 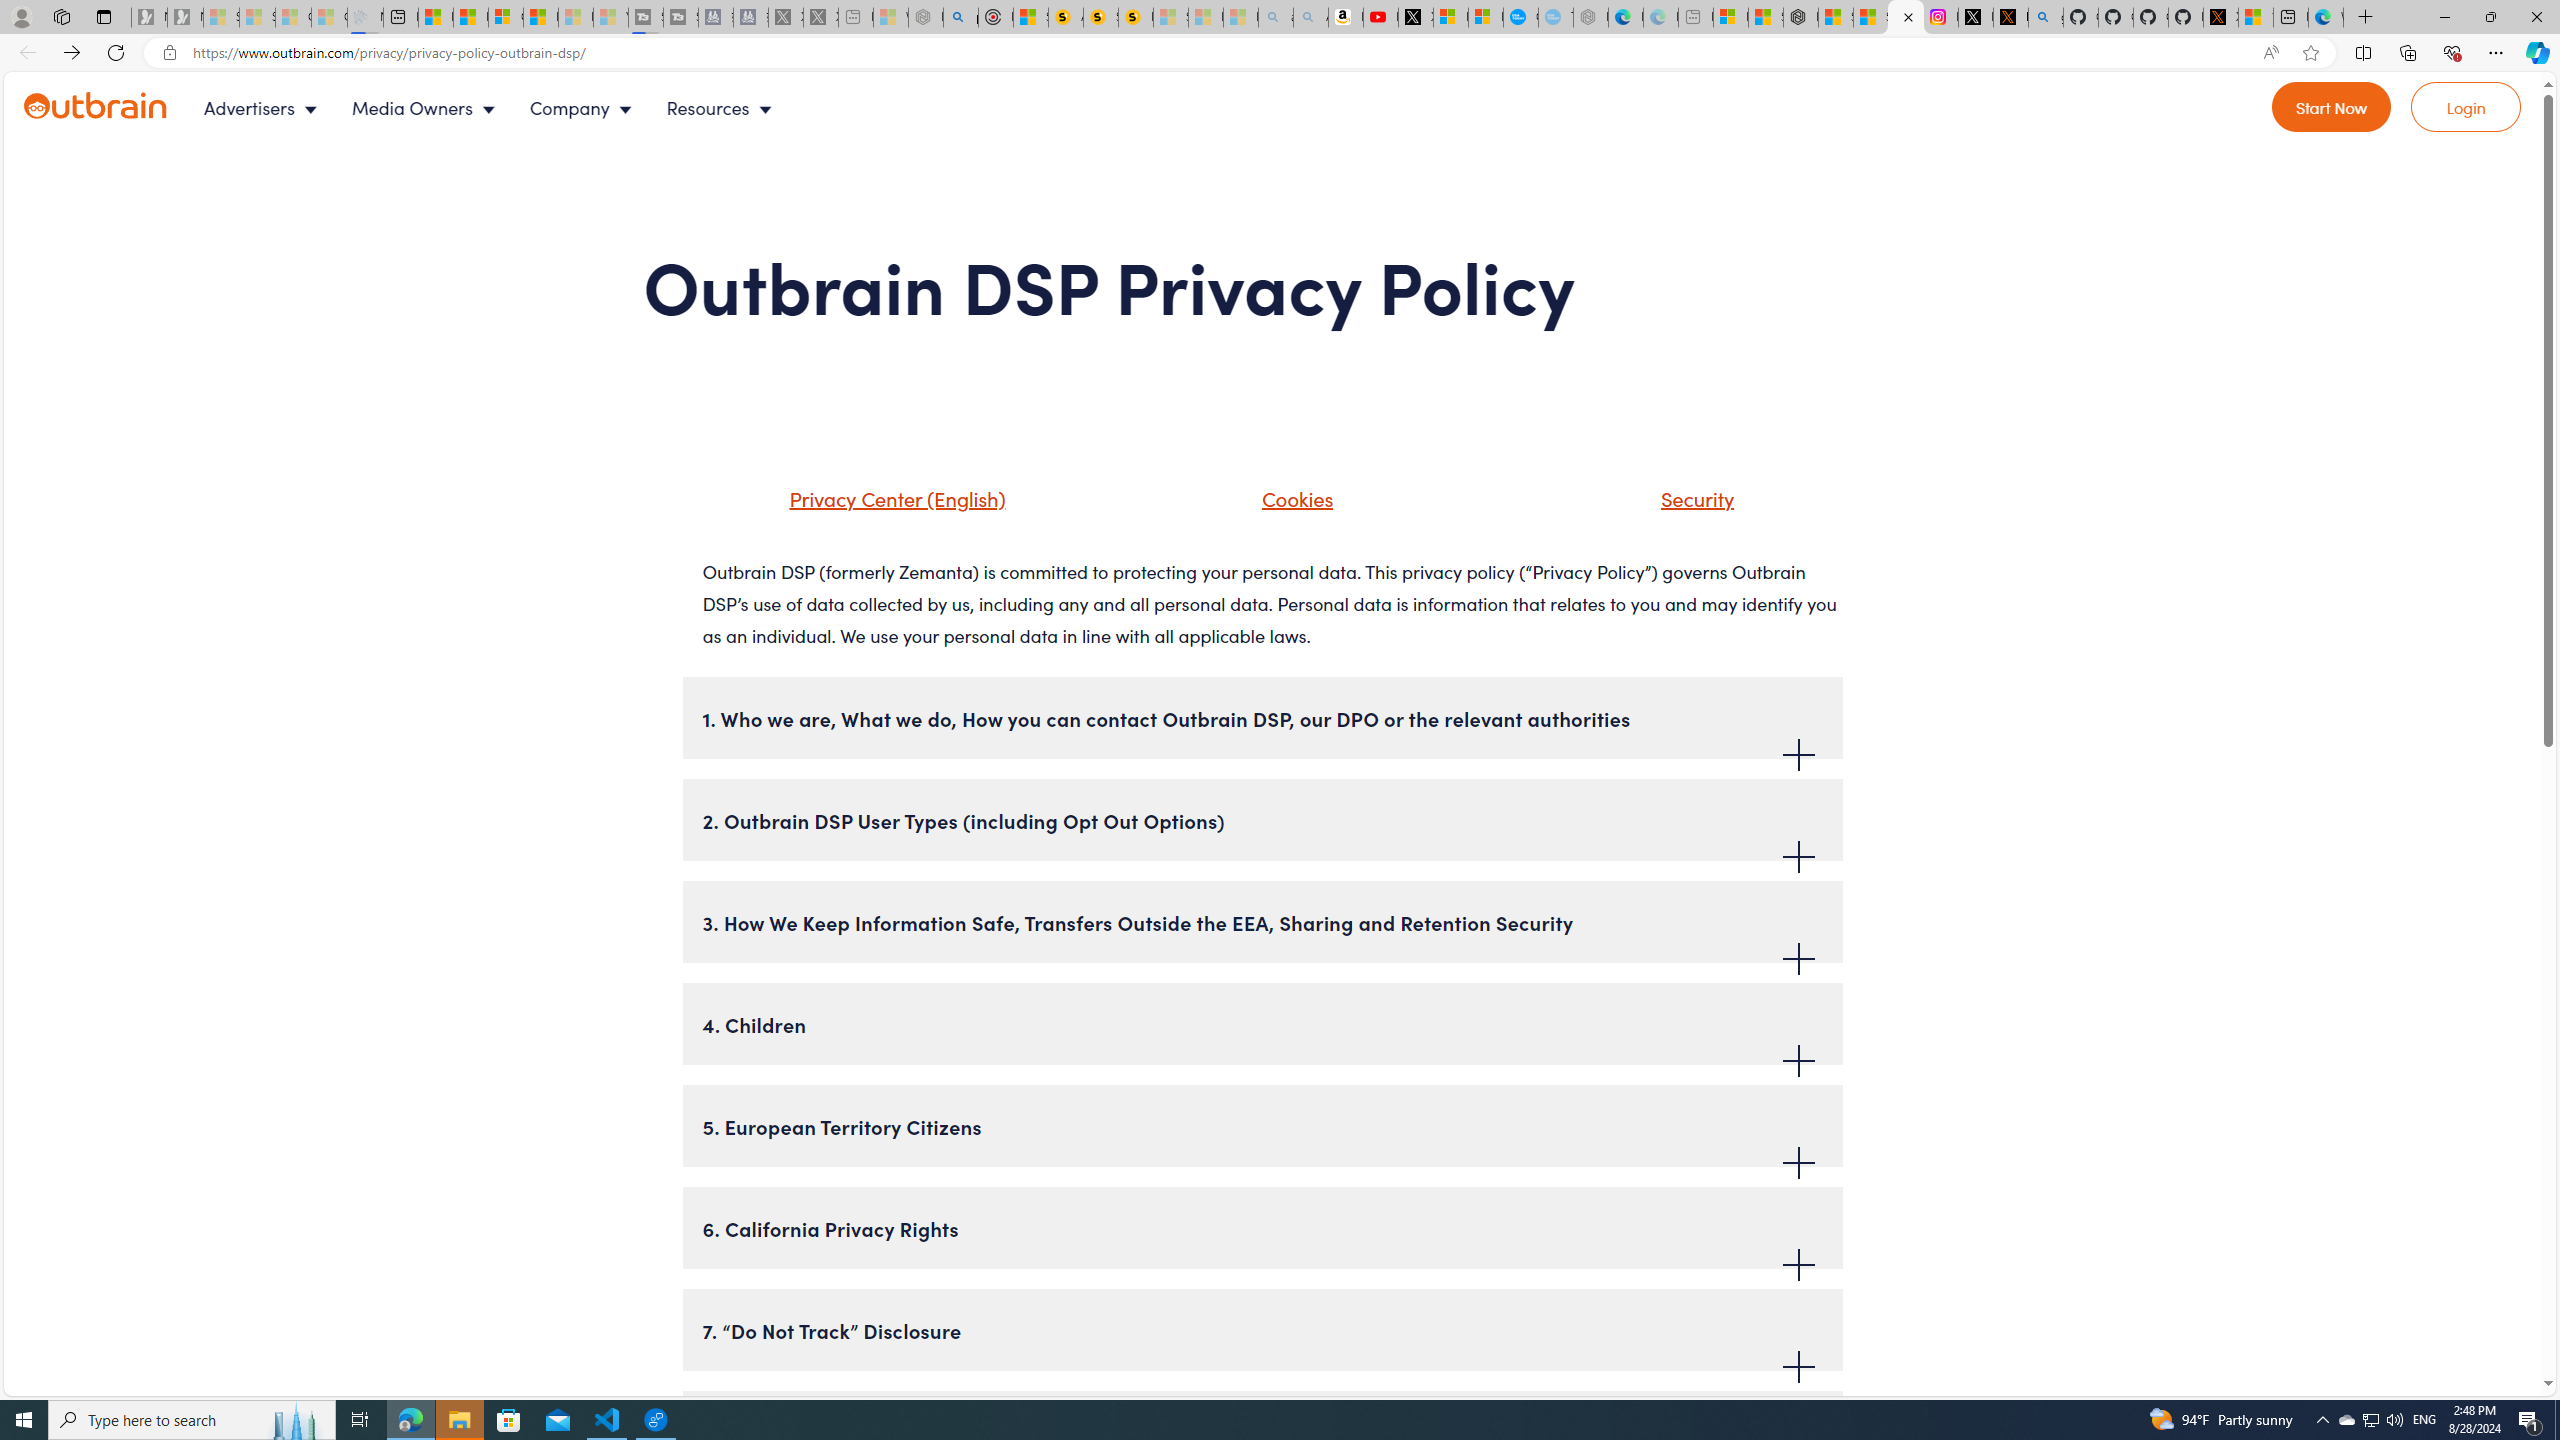 What do you see at coordinates (1136, 16) in the screenshot?
I see `'Michelle Starr, Senior Journalist at ScienceAlert'` at bounding box center [1136, 16].